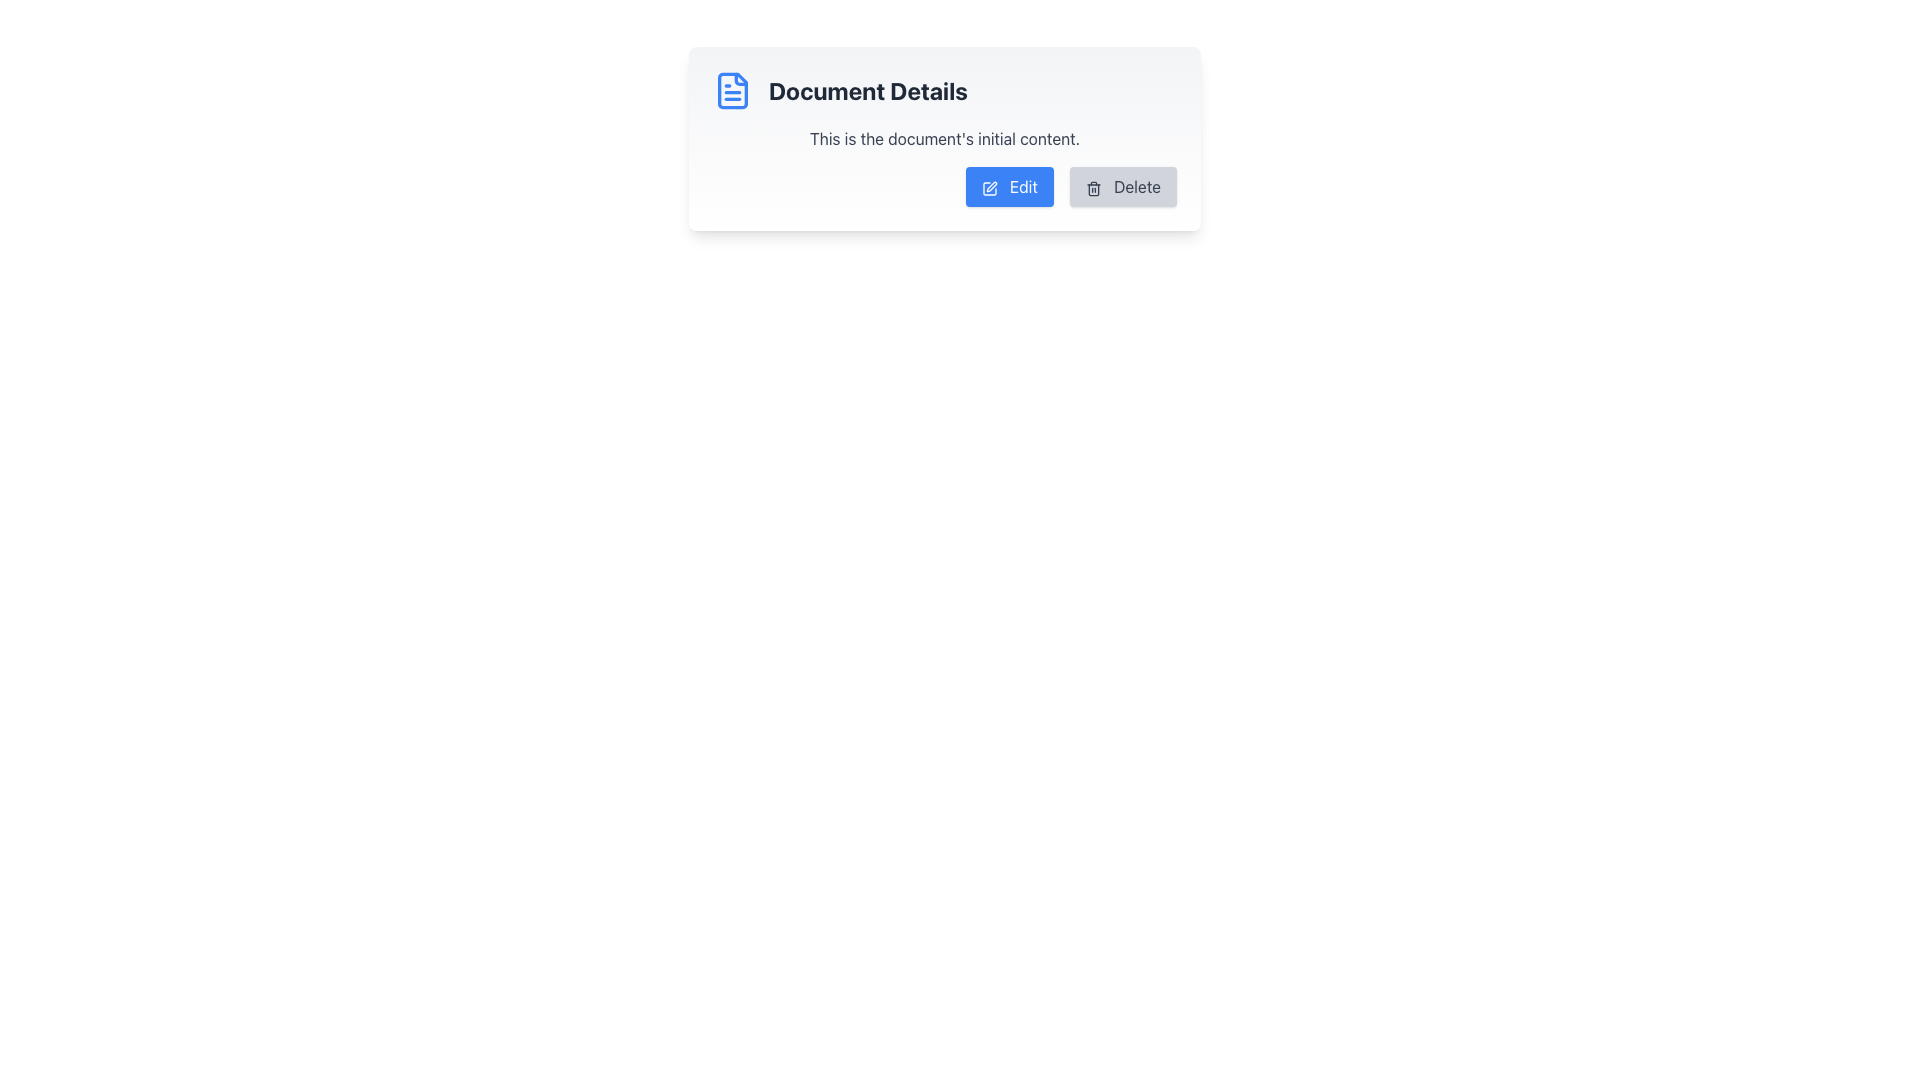 The width and height of the screenshot is (1920, 1080). What do you see at coordinates (1009, 186) in the screenshot?
I see `the edit button located at the bottom-right of the card, which is the first button in the sequence of two buttons` at bounding box center [1009, 186].